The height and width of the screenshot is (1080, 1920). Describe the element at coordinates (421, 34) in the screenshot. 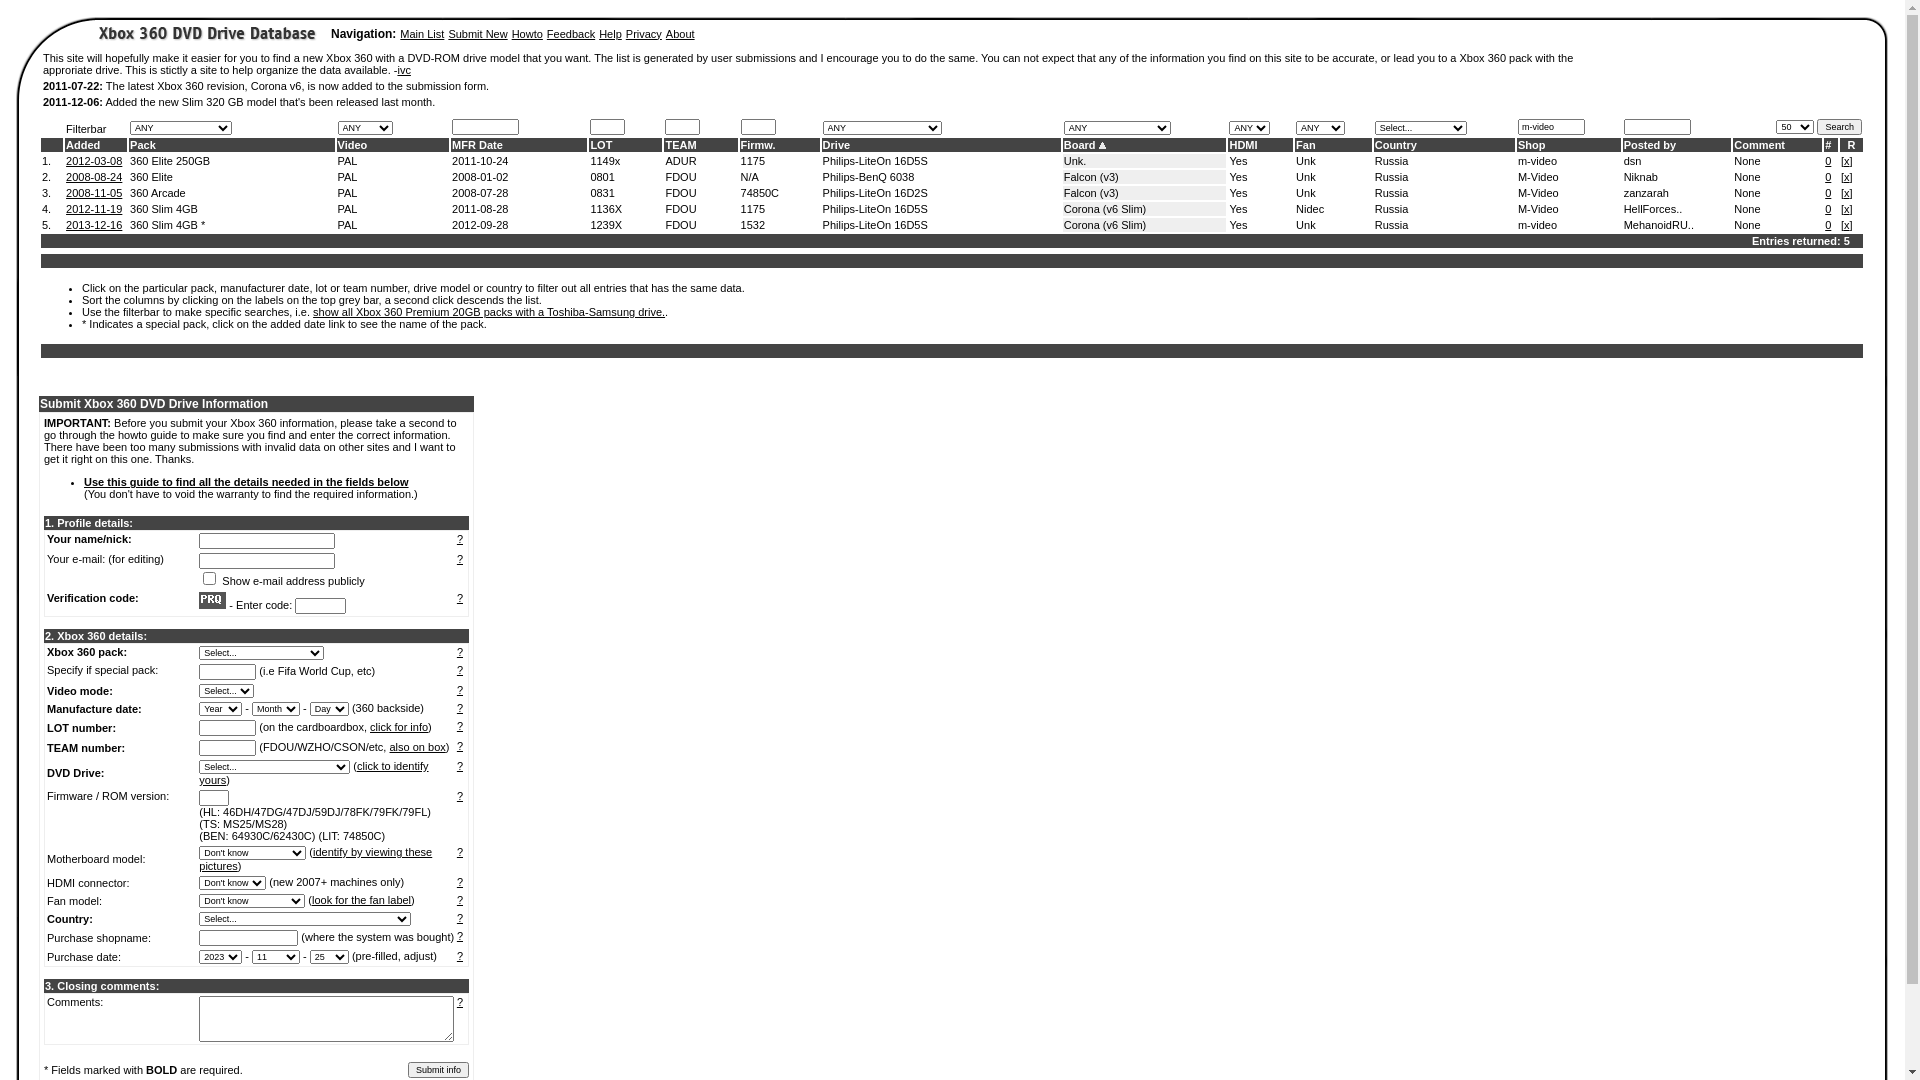

I see `'Main List'` at that location.